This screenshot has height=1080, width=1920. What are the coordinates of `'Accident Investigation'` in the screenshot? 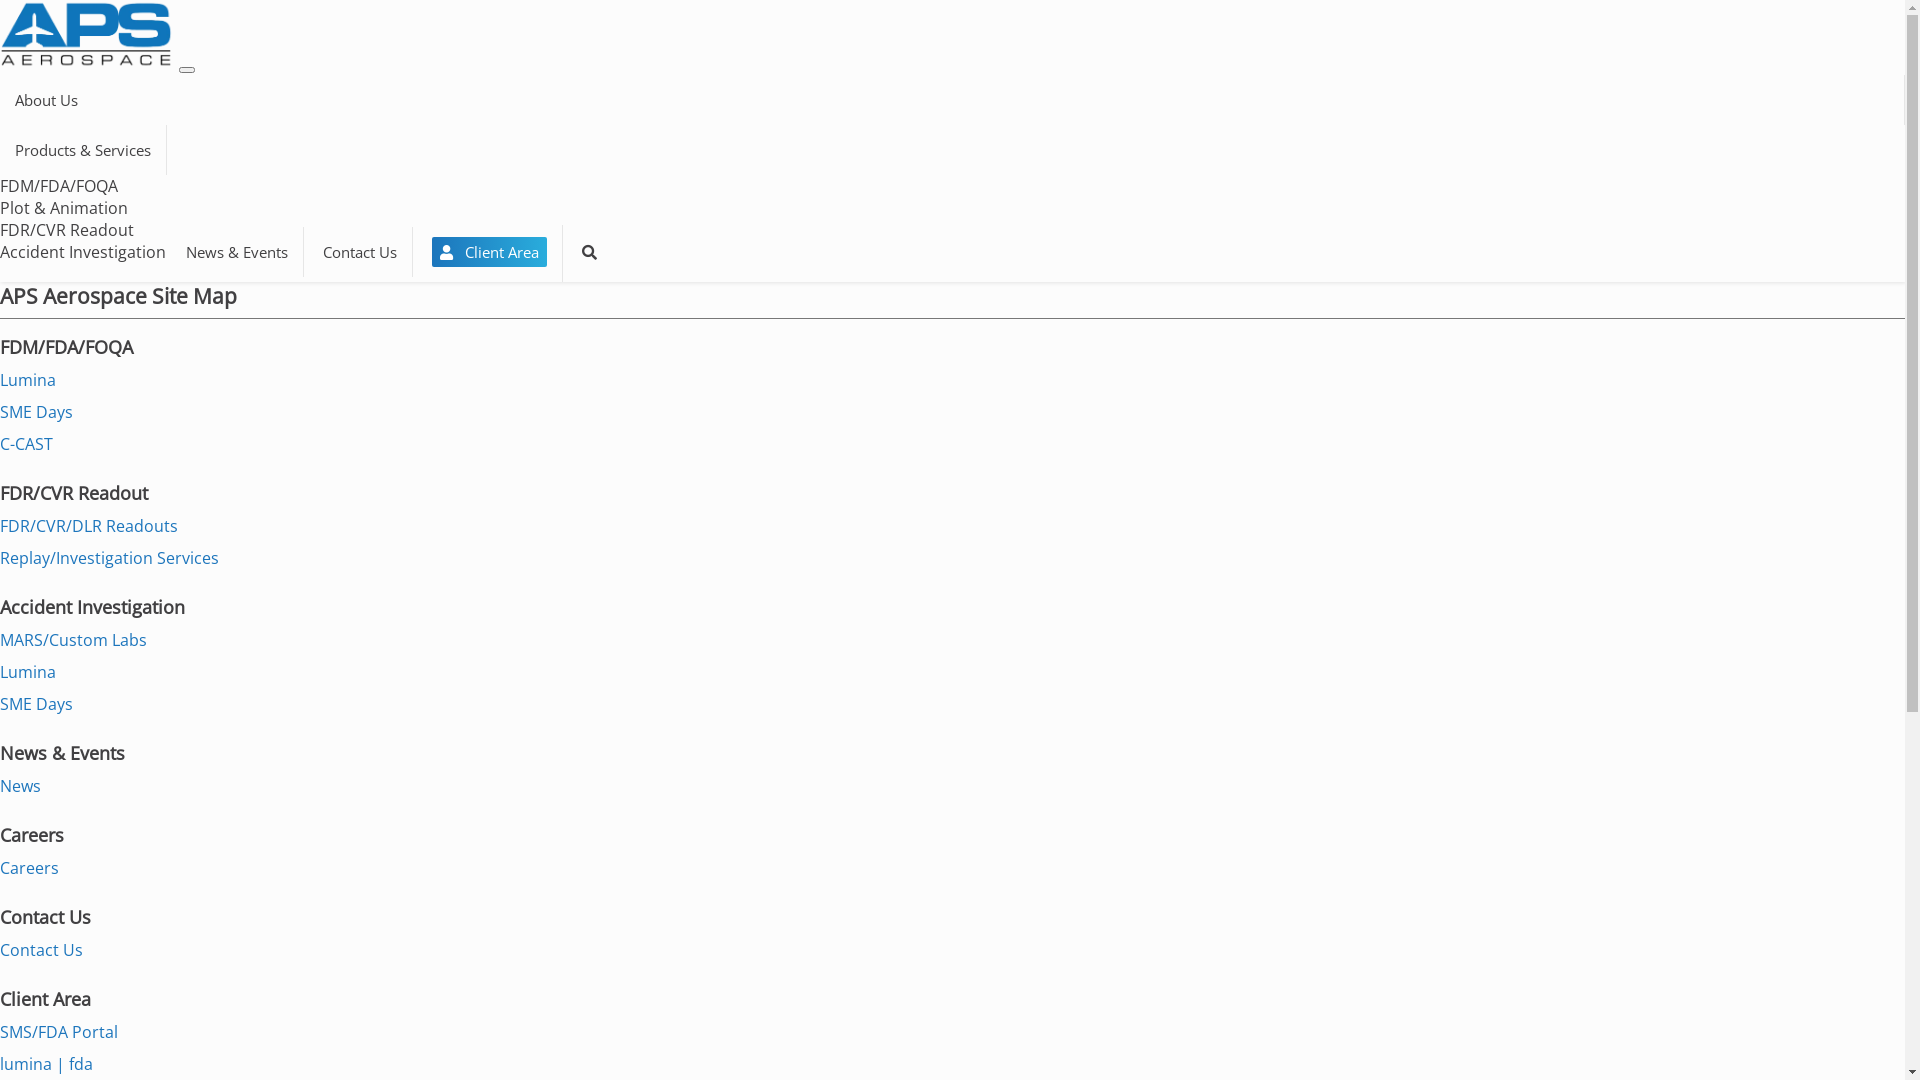 It's located at (81, 250).